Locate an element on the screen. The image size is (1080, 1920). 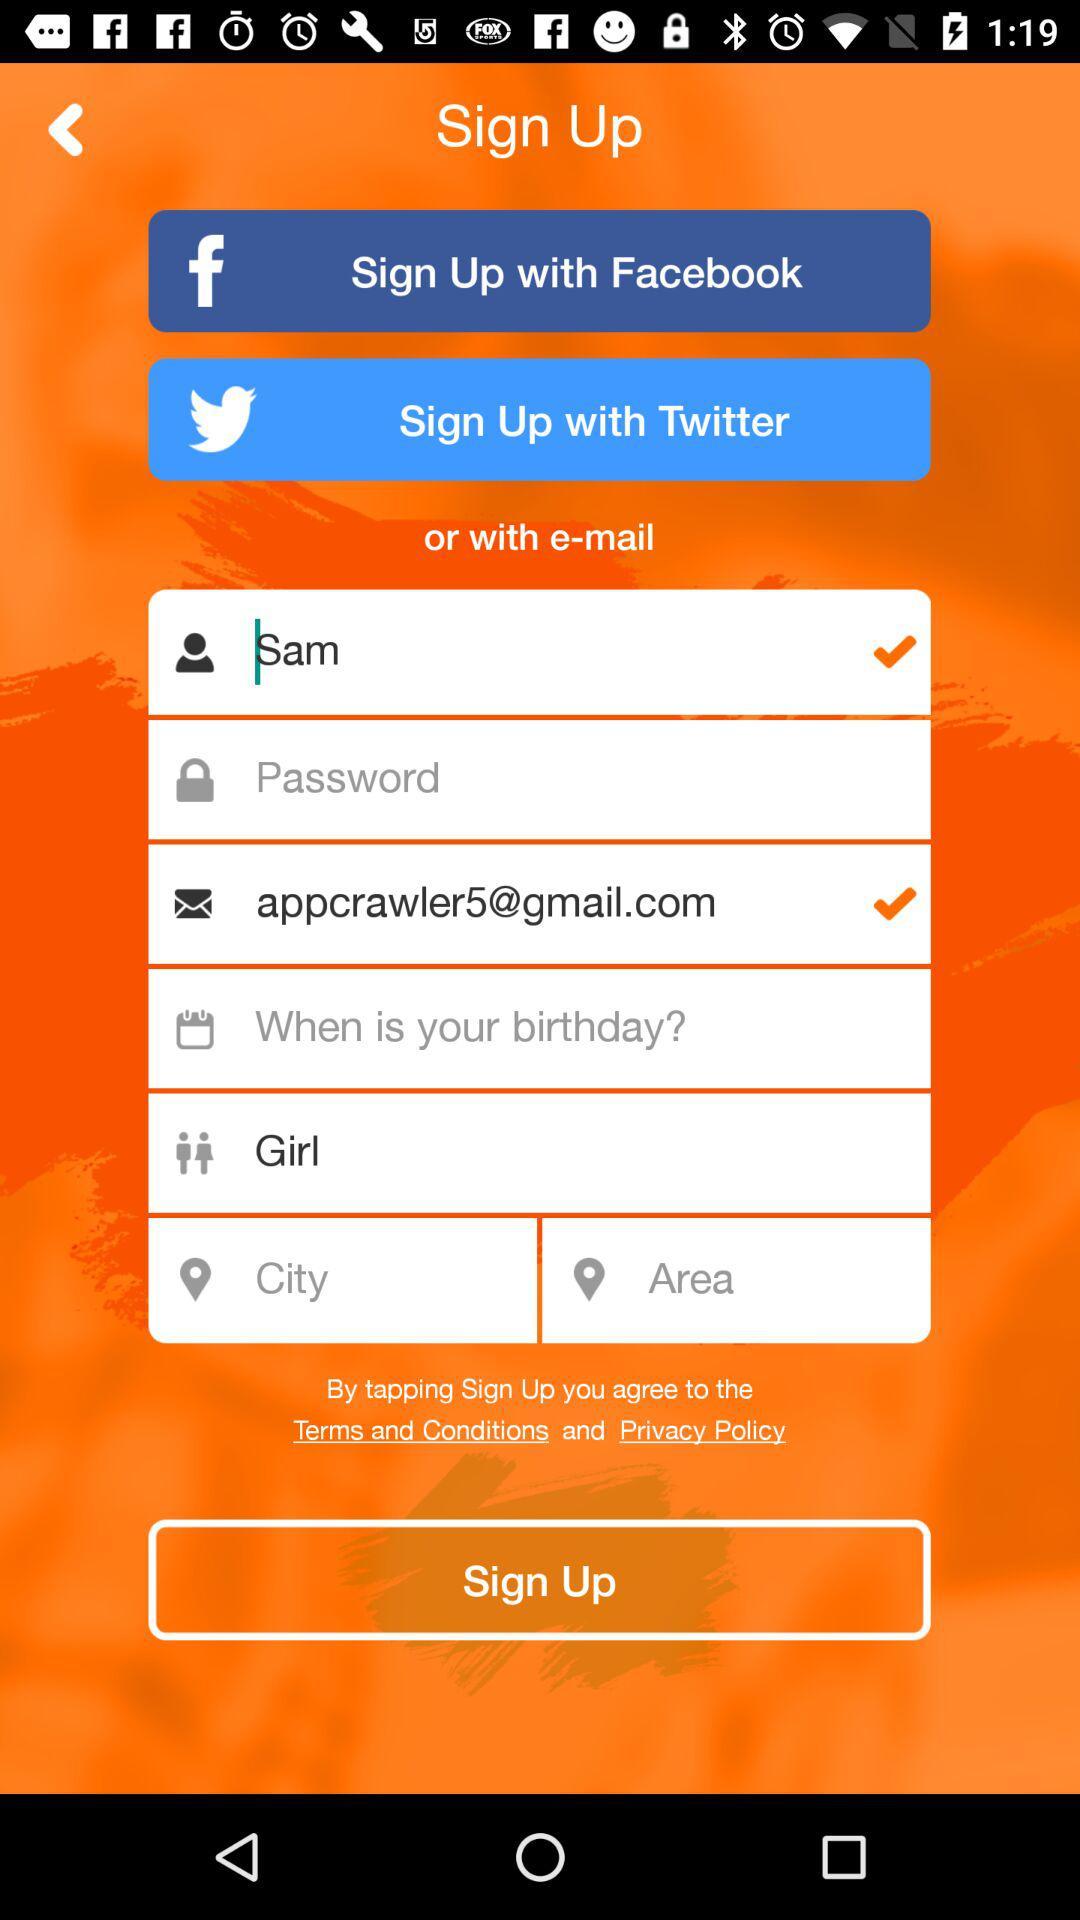
the icon which is left side of the city is located at coordinates (195, 1280).